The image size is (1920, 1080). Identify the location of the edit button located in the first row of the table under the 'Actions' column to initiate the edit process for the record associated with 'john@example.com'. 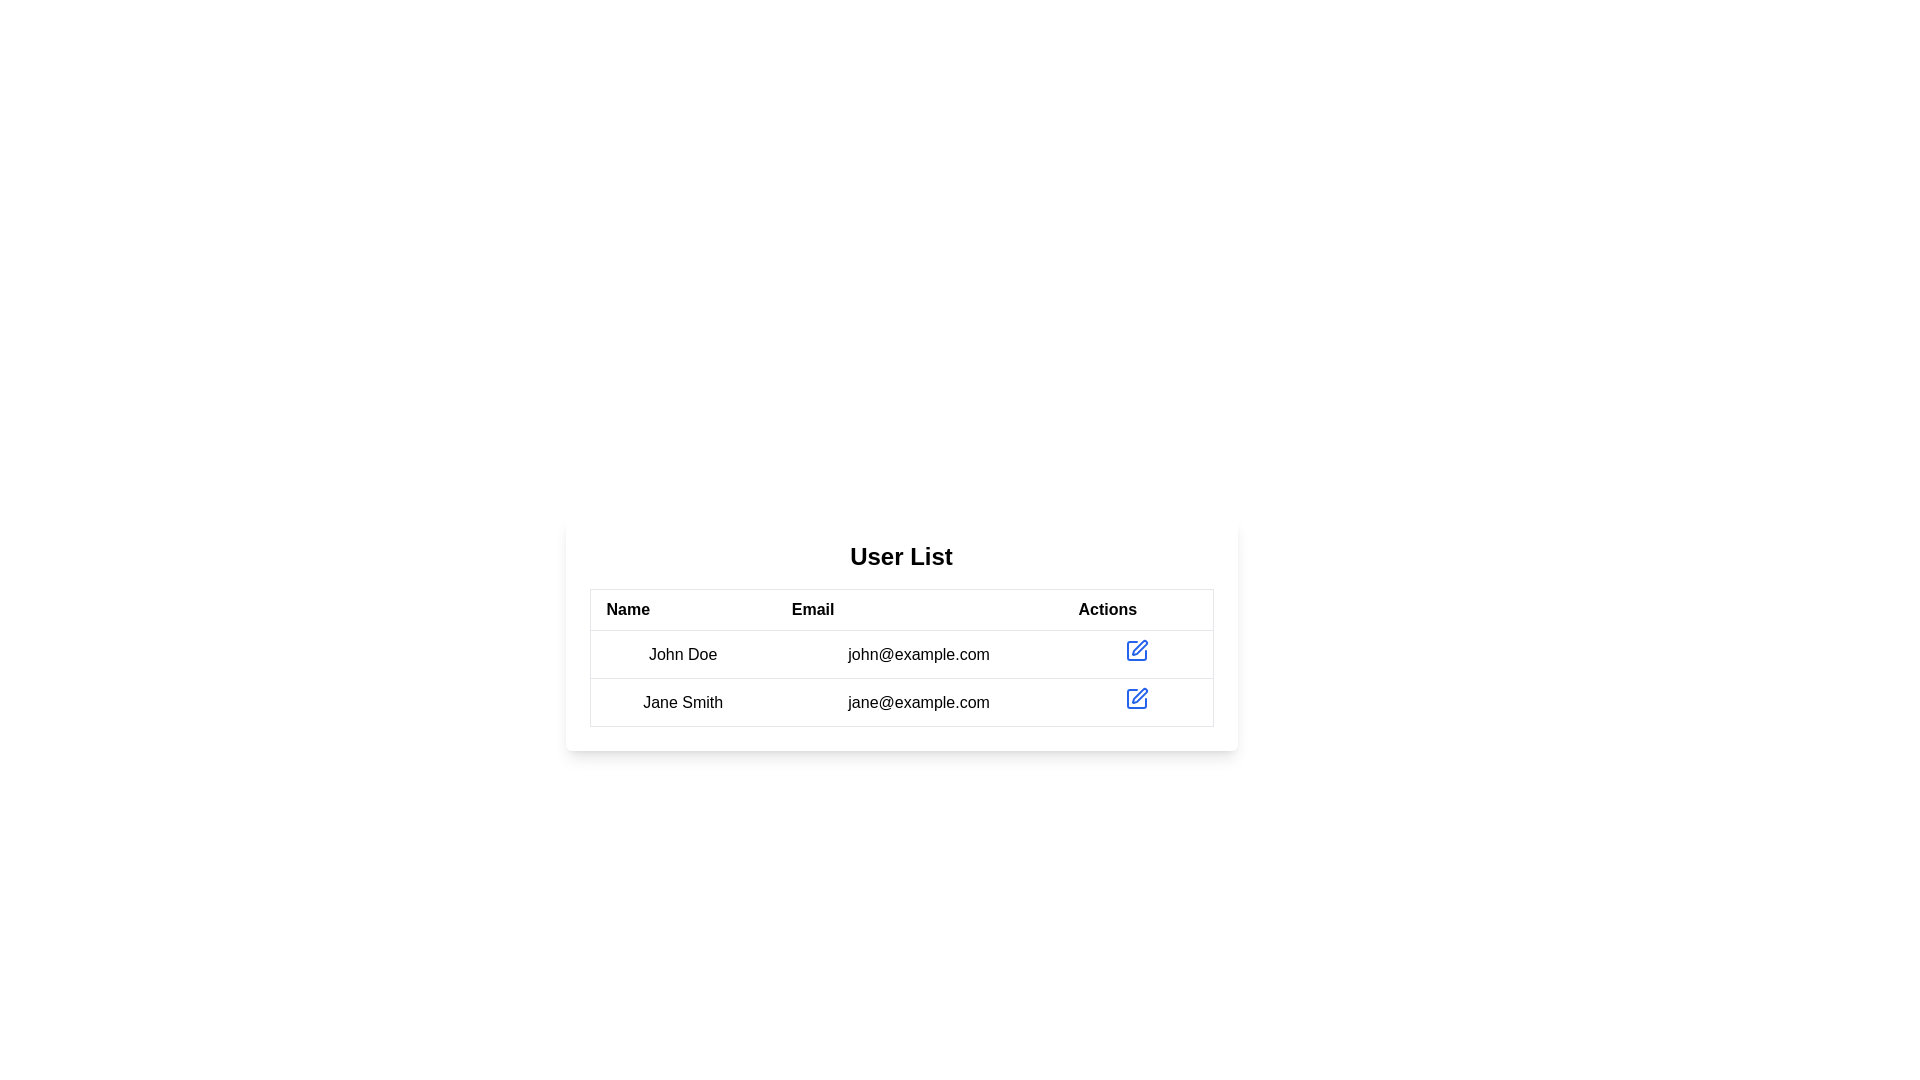
(1137, 651).